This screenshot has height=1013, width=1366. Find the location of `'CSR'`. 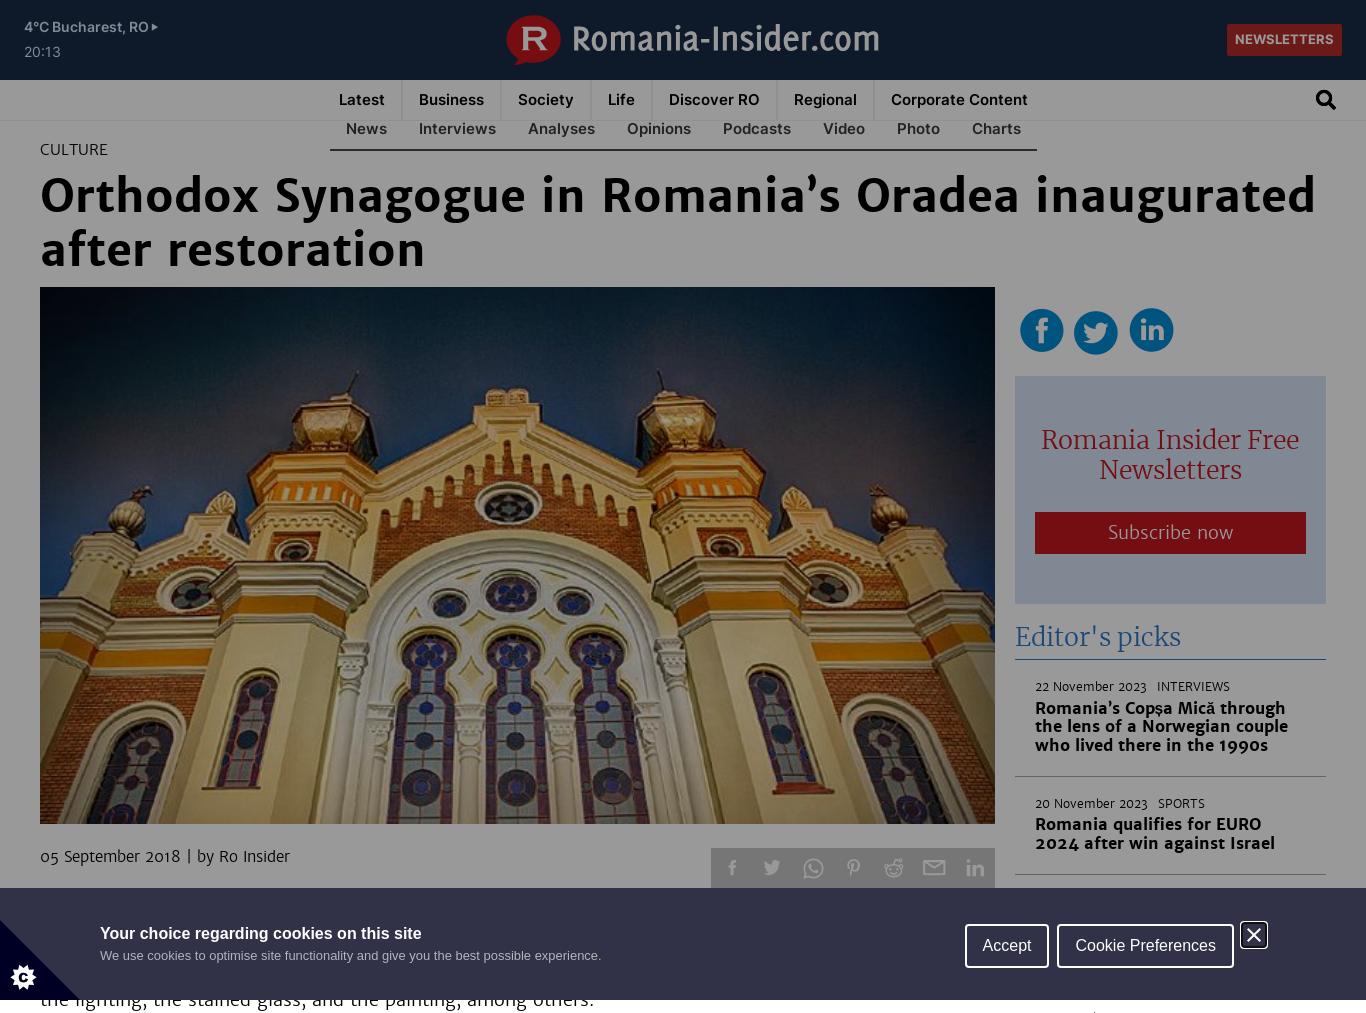

'CSR' is located at coordinates (1103, 128).